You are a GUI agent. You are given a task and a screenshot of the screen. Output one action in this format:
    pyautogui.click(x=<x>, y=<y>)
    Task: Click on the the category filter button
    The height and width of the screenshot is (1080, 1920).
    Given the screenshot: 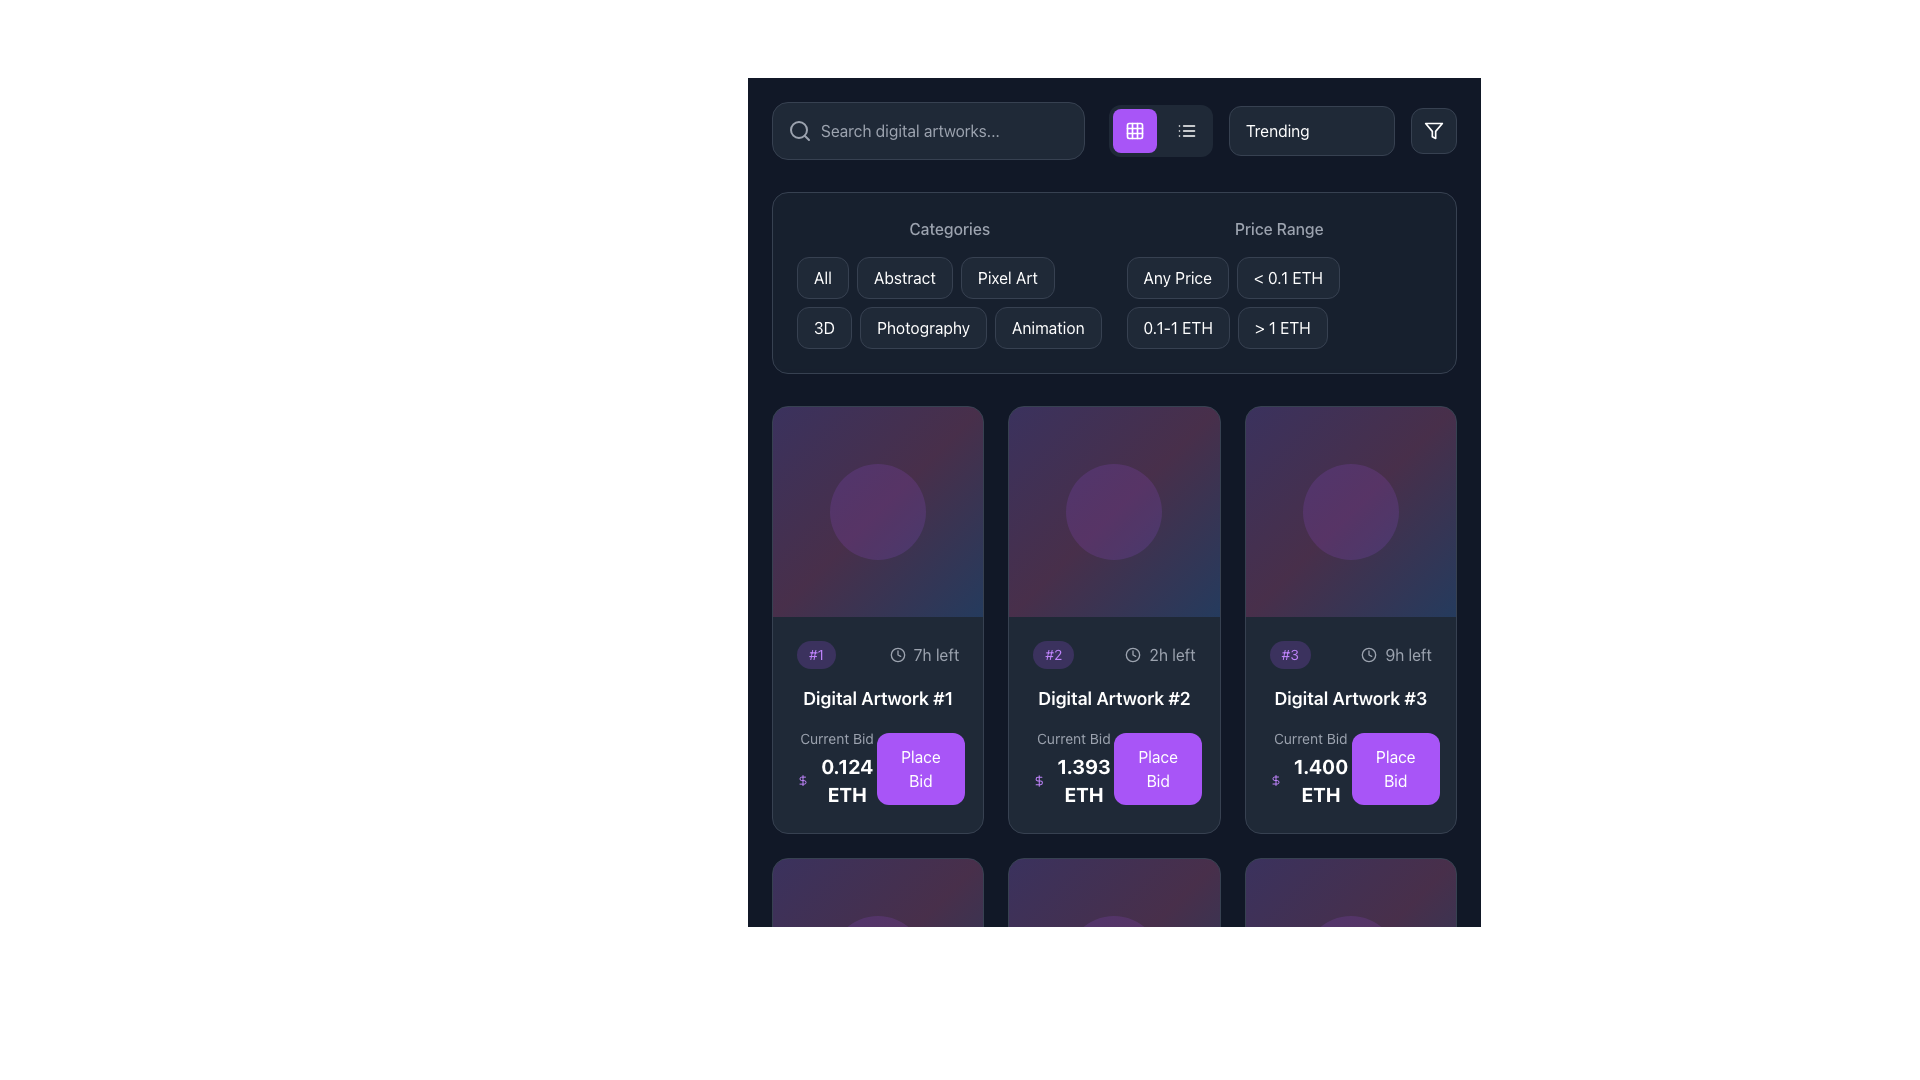 What is the action you would take?
    pyautogui.click(x=822, y=277)
    